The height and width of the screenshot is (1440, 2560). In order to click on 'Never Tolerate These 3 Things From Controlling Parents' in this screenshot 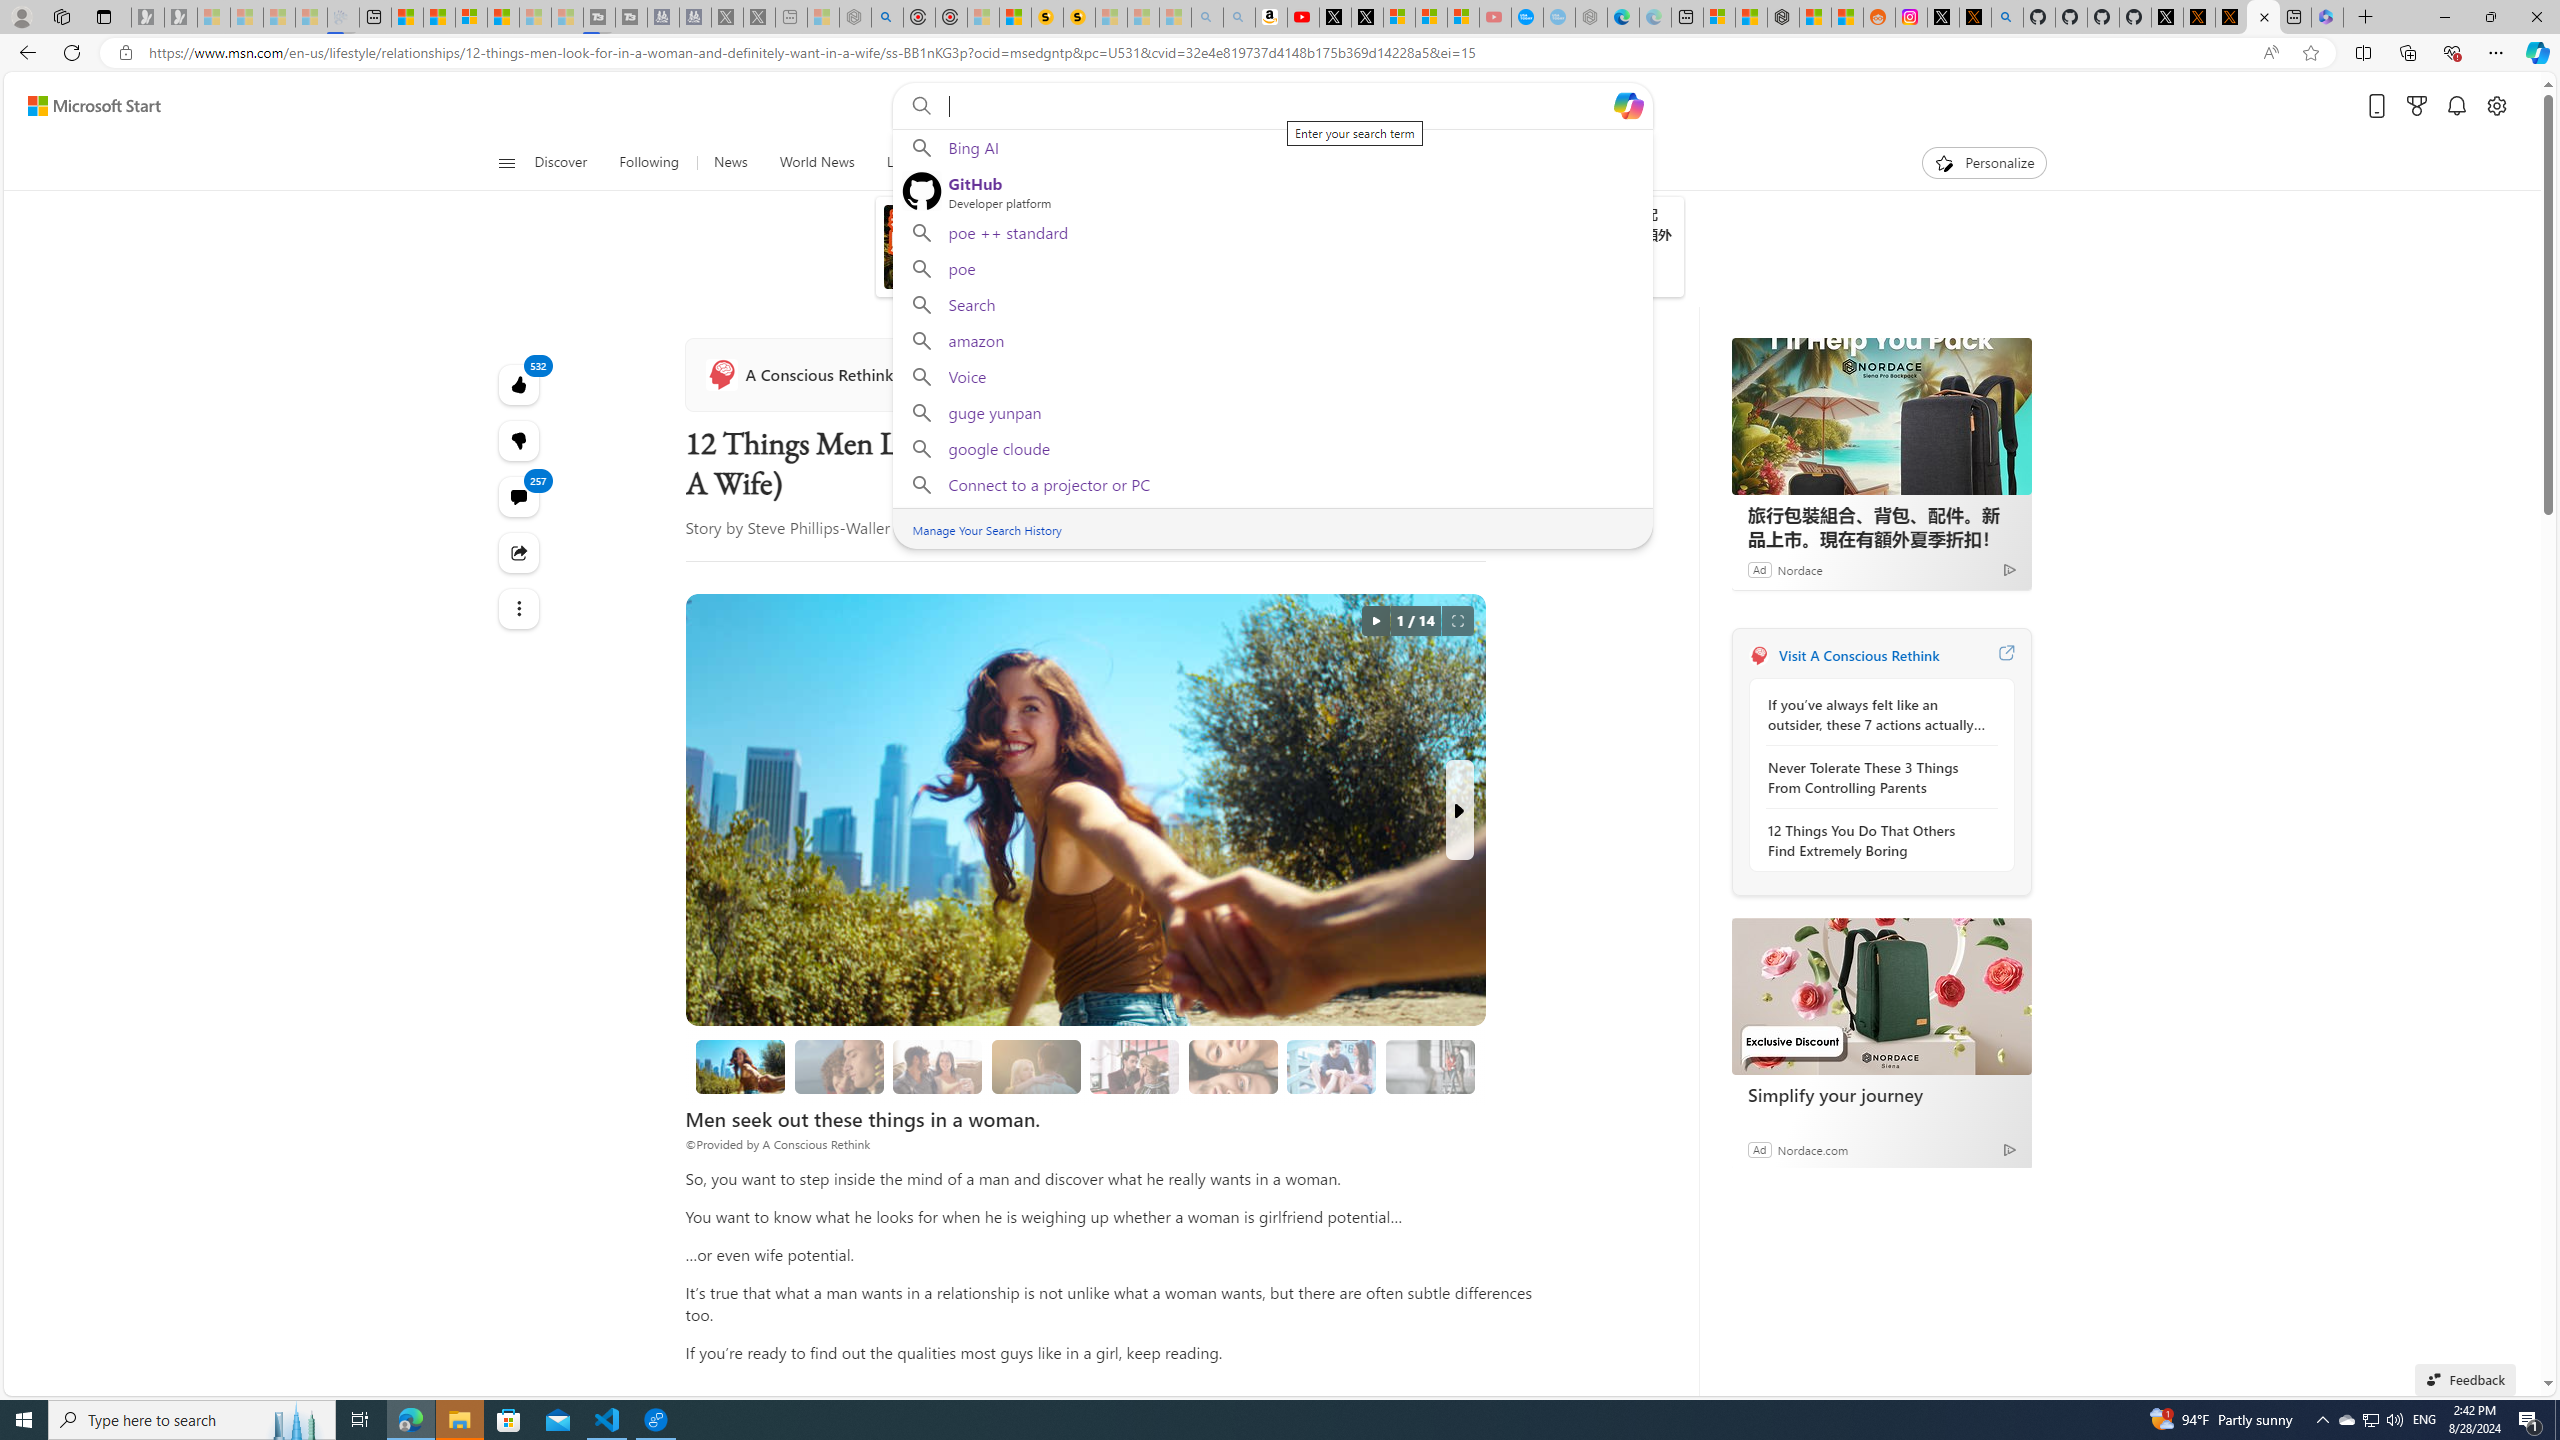, I will do `click(1875, 777)`.